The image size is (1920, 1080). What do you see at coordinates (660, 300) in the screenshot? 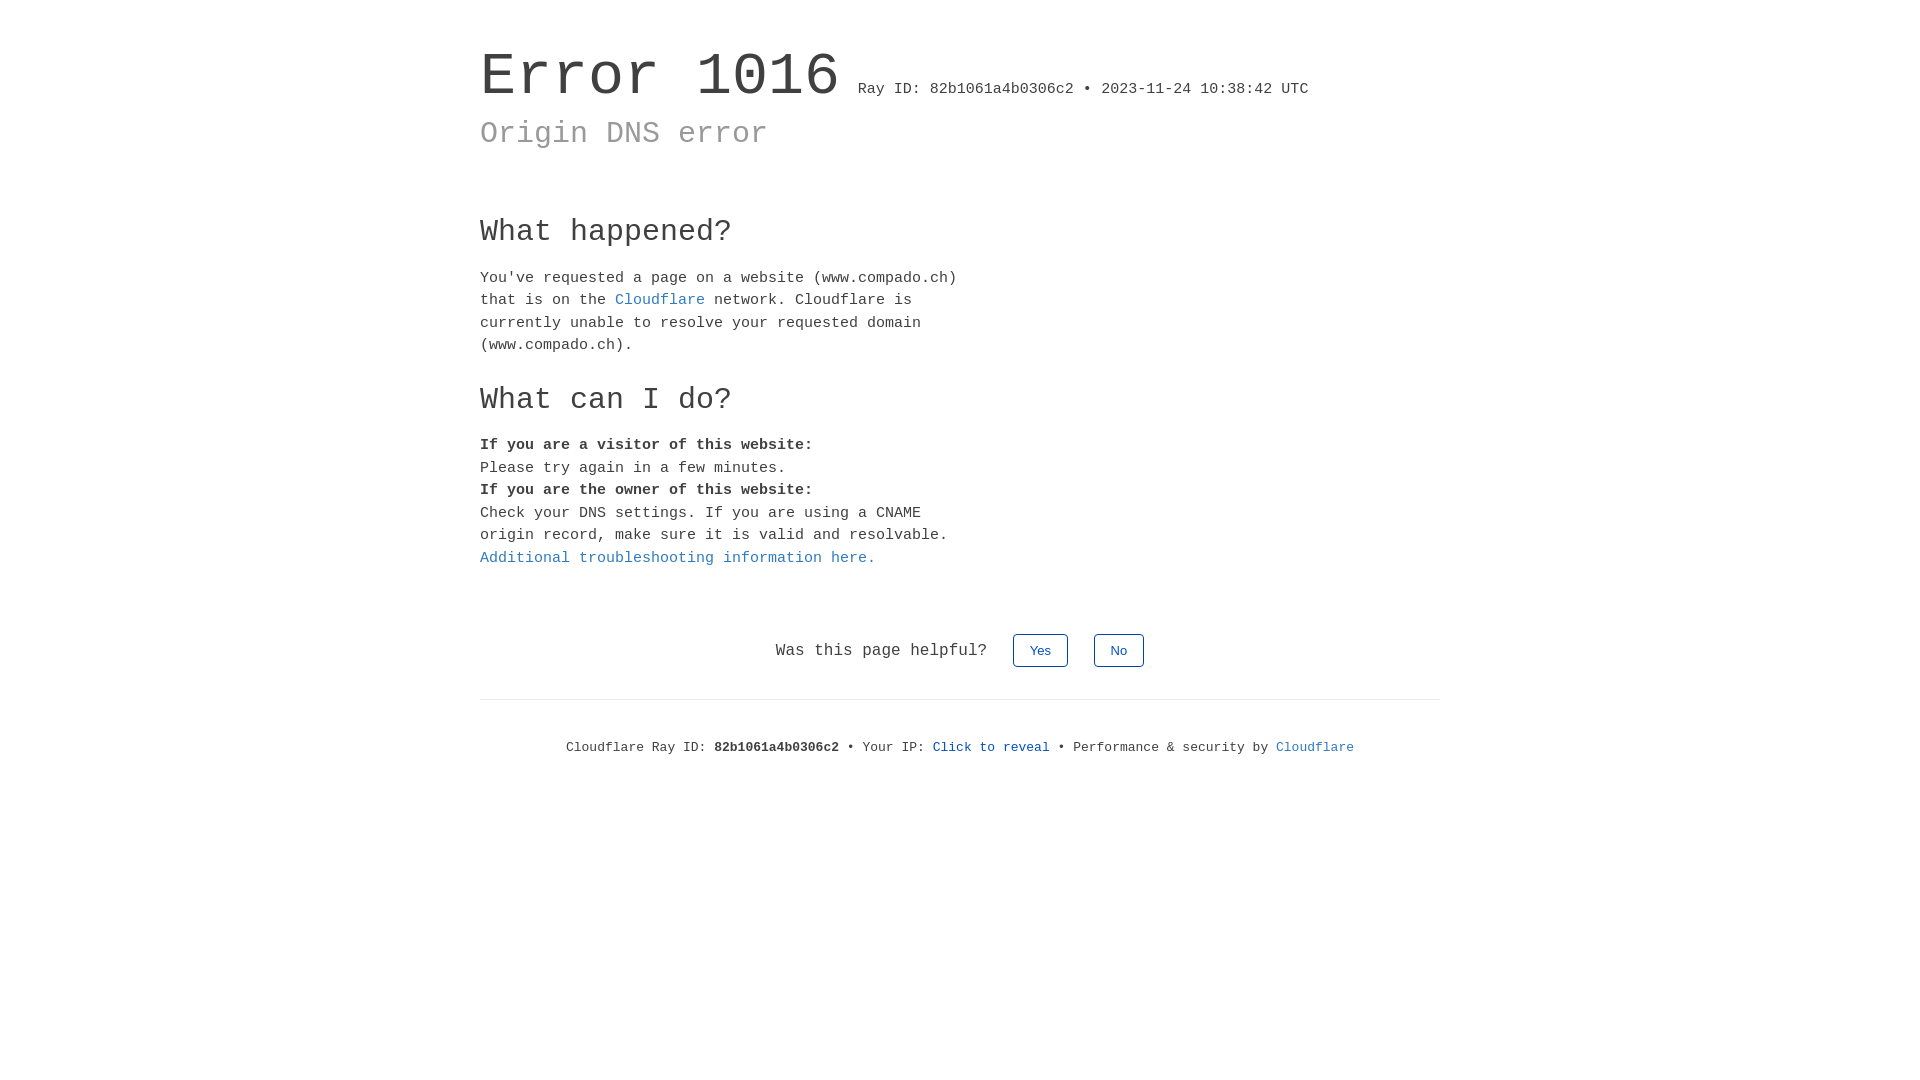
I see `'Cloudflare'` at bounding box center [660, 300].